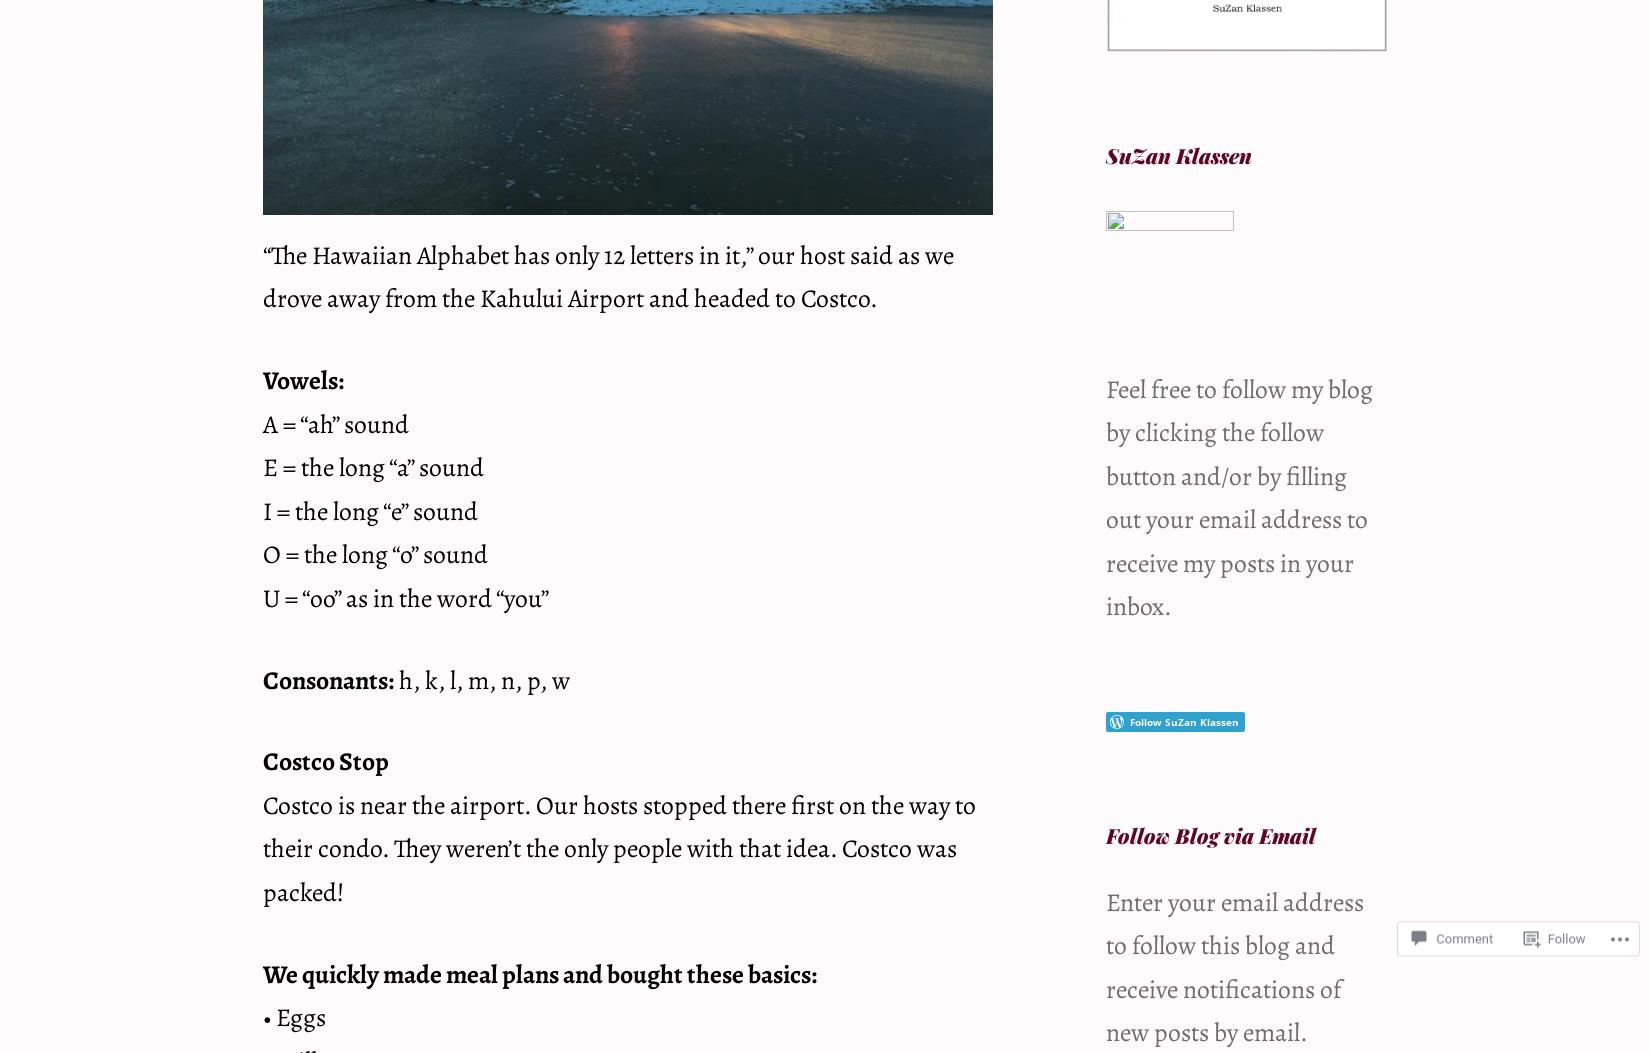 The width and height of the screenshot is (1650, 1053). What do you see at coordinates (1105, 497) in the screenshot?
I see `'Feel free to follow my blog by clicking the follow button and/or by filling out your email address to receive my posts in your inbox.'` at bounding box center [1105, 497].